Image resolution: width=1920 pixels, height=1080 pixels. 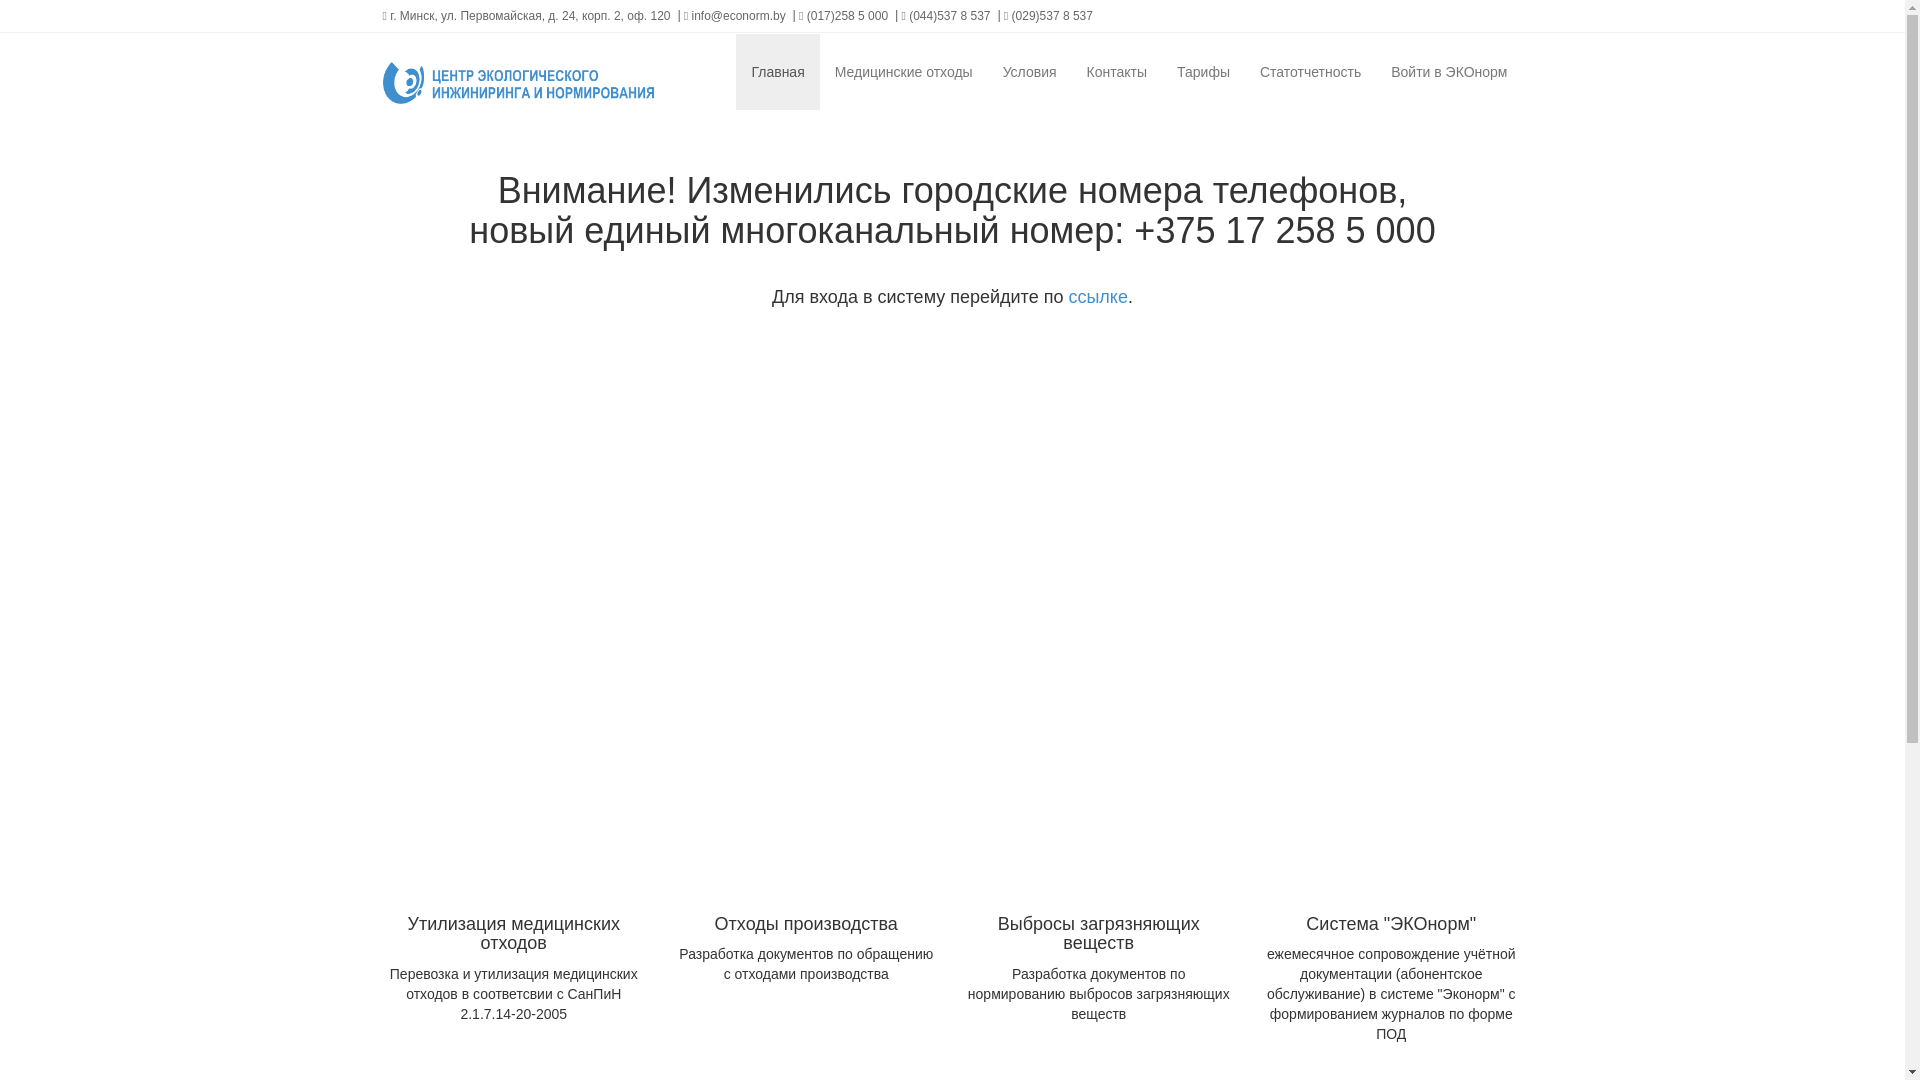 I want to click on 'info@econorm.by', so click(x=733, y=15).